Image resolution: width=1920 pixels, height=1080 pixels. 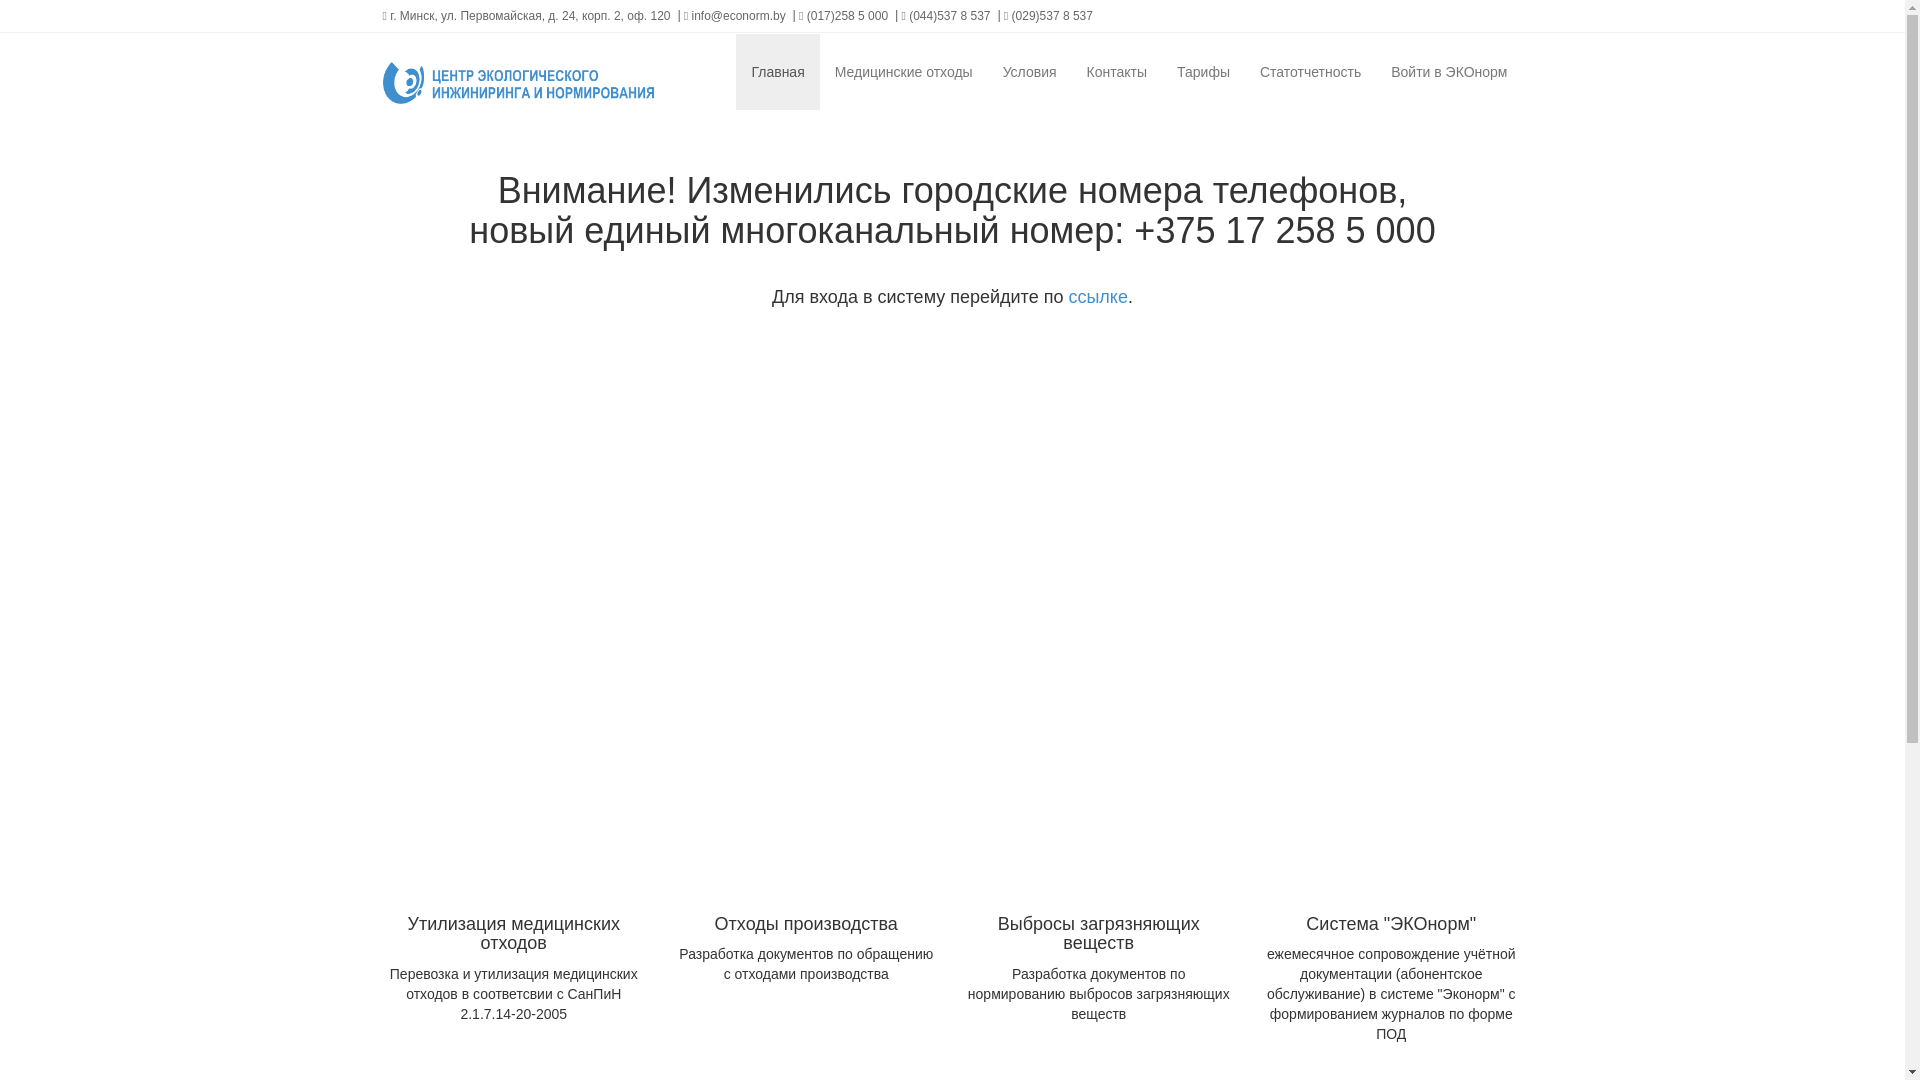 I want to click on 'info@econorm.by', so click(x=733, y=15).